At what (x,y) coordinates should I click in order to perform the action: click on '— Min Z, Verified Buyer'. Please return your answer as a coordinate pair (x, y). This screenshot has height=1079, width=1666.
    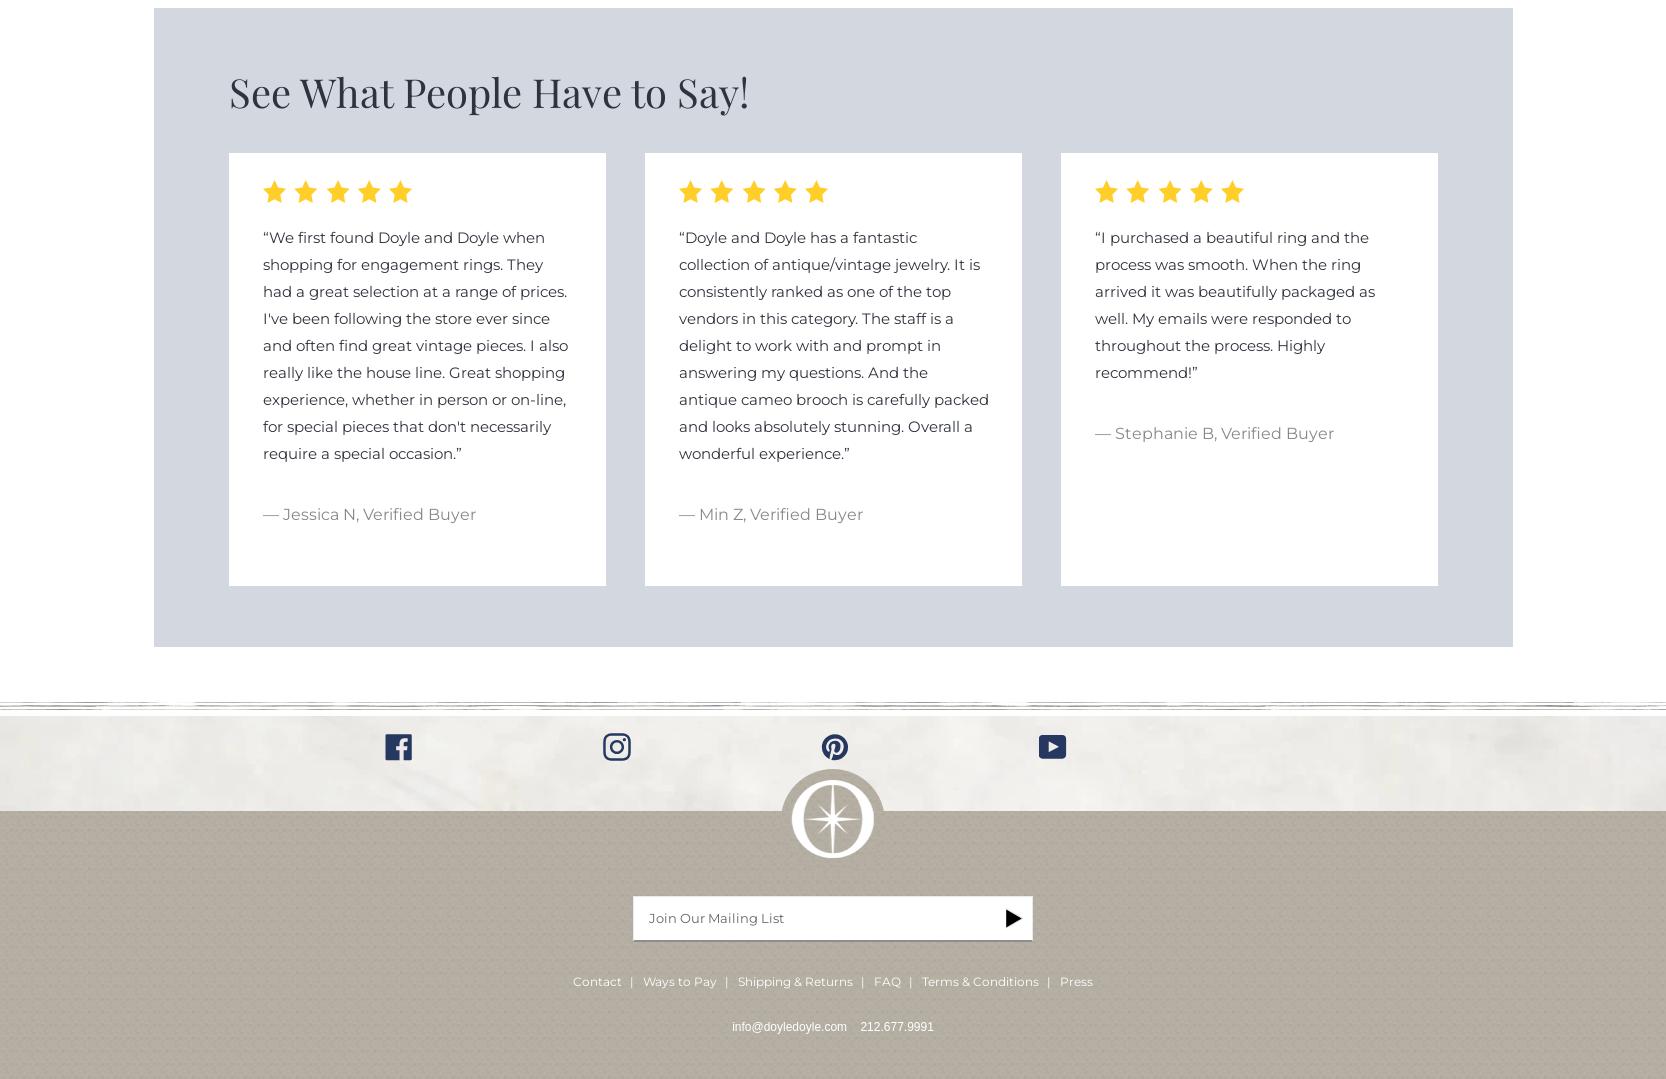
    Looking at the image, I should click on (770, 514).